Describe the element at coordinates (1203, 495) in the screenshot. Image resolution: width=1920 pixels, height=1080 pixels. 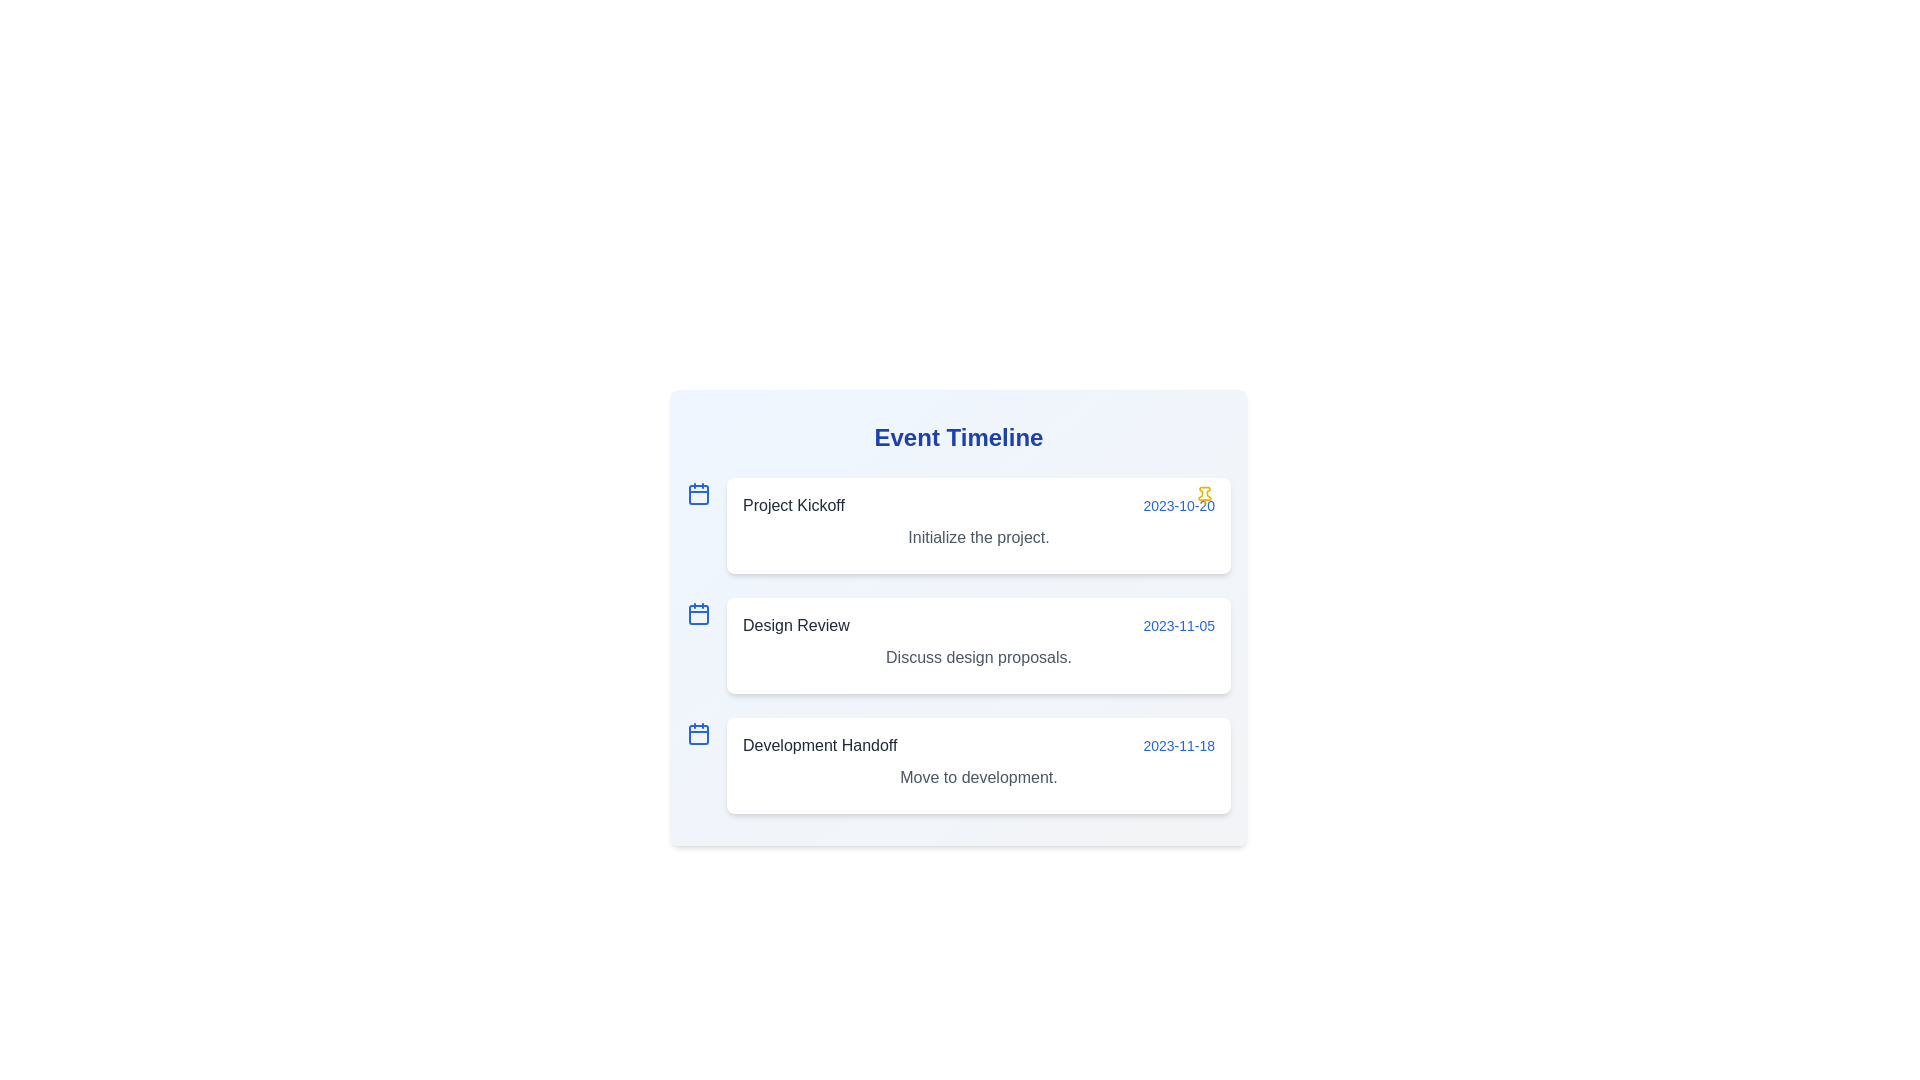
I see `the pin icon associated with the 'Project Kickoff' event` at that location.